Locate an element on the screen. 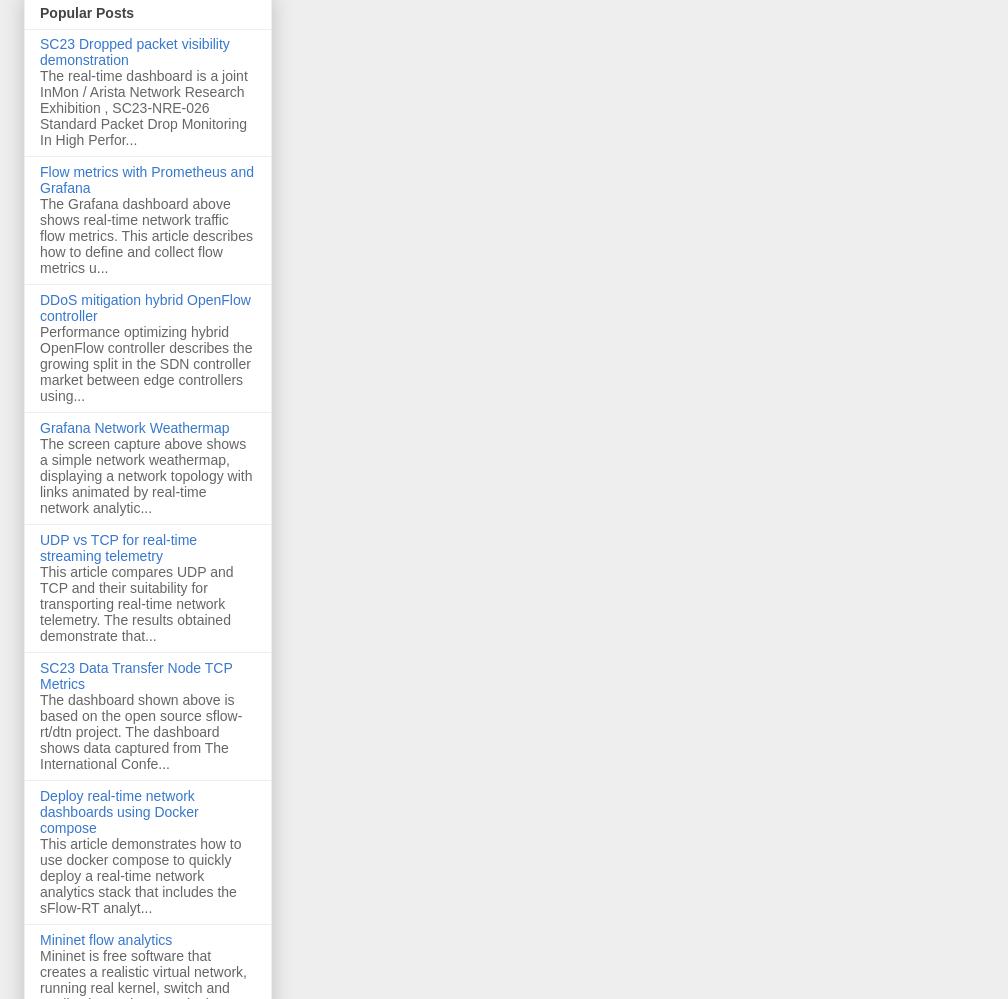  'DDoS mitigation hybrid OpenFlow controller' is located at coordinates (144, 306).